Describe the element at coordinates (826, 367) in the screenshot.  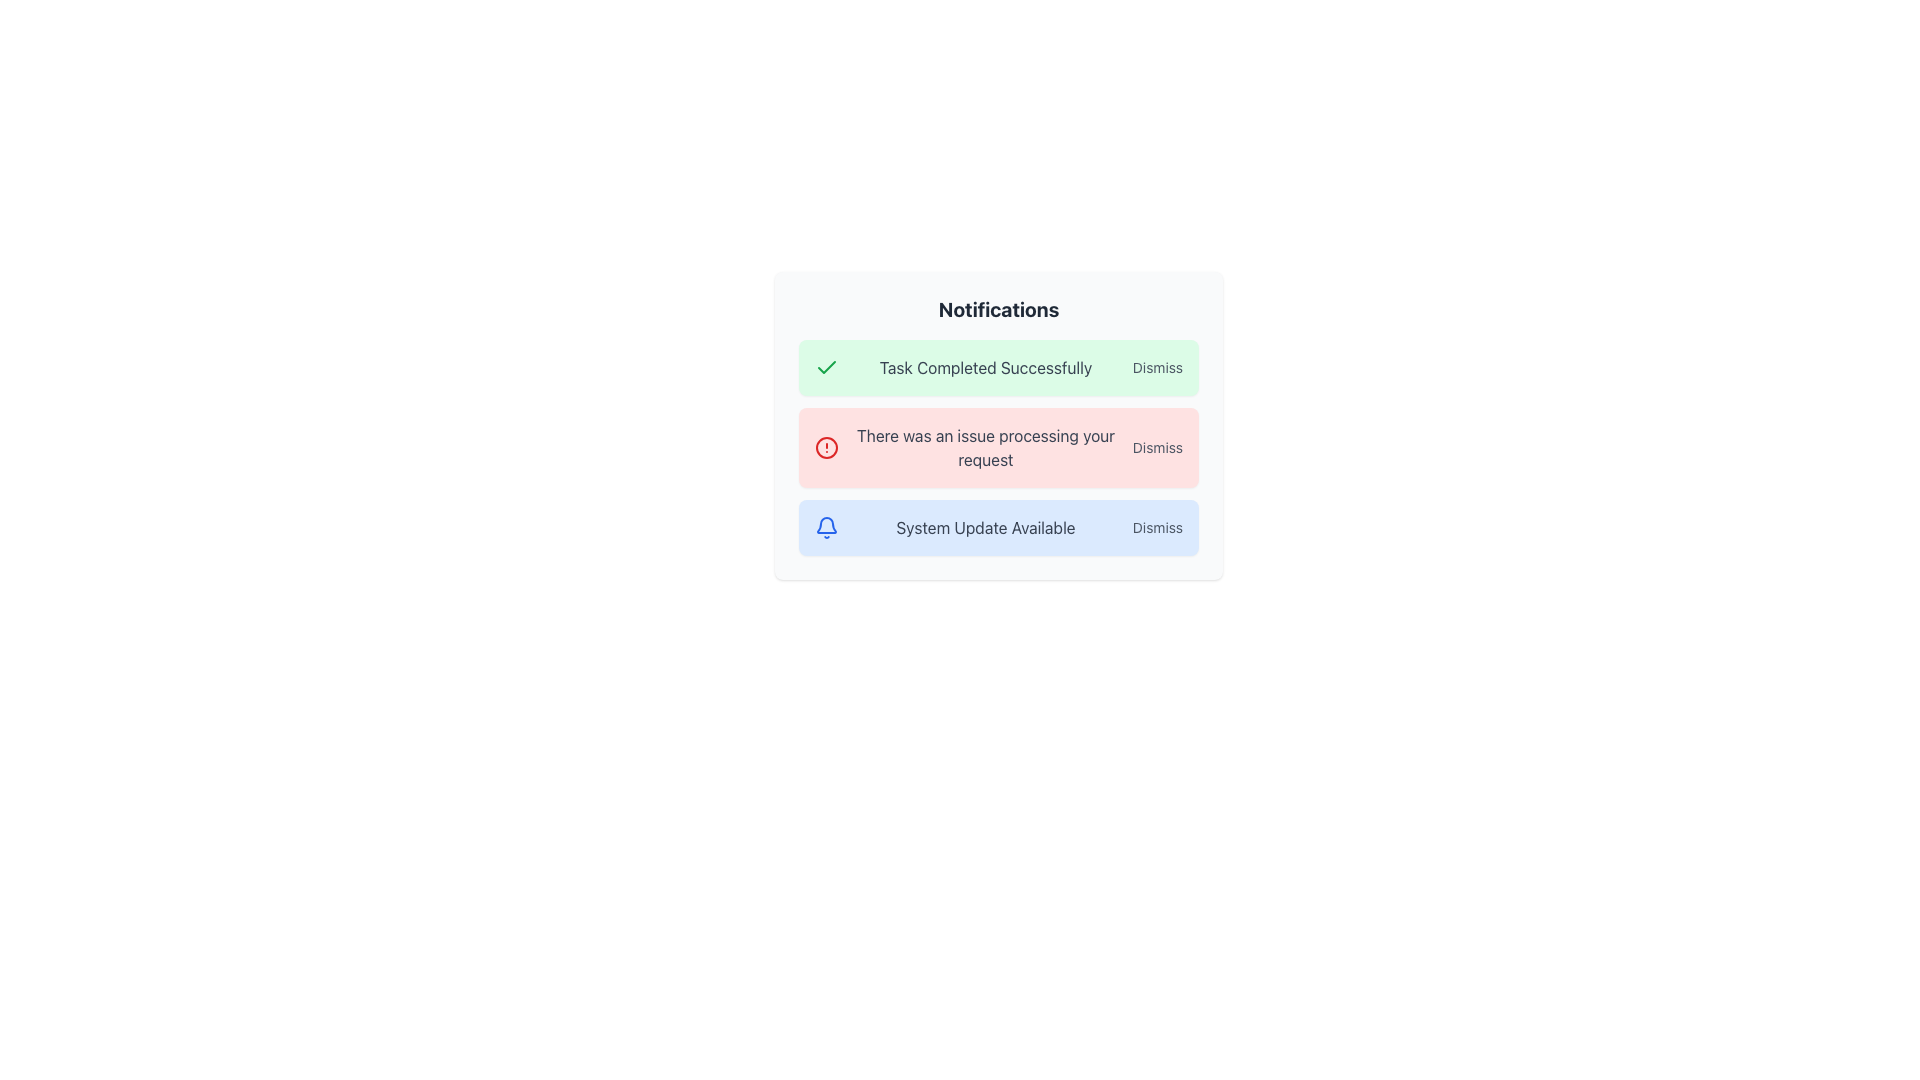
I see `the green checkmark icon that indicates a completed task, located in the first notification box aligned with the 'Task Completed Successfully' text` at that location.